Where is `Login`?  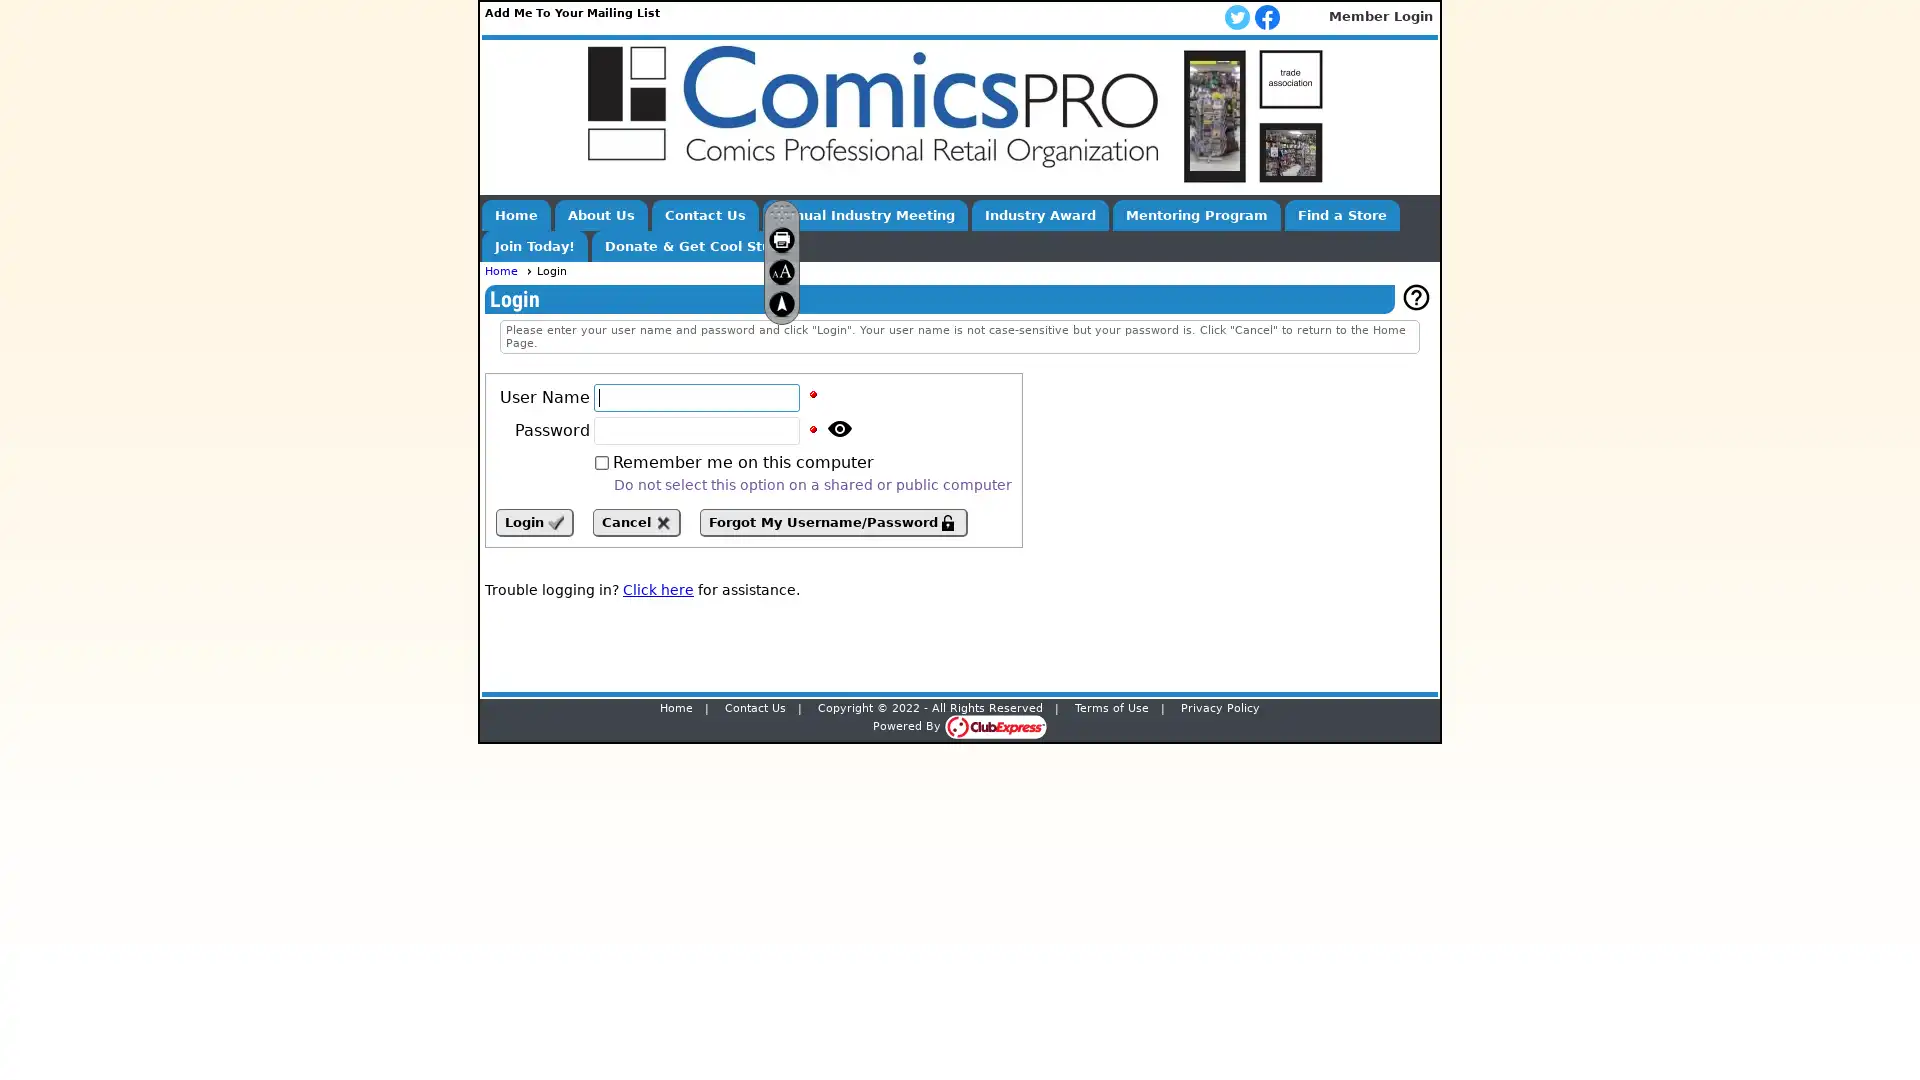 Login is located at coordinates (534, 522).